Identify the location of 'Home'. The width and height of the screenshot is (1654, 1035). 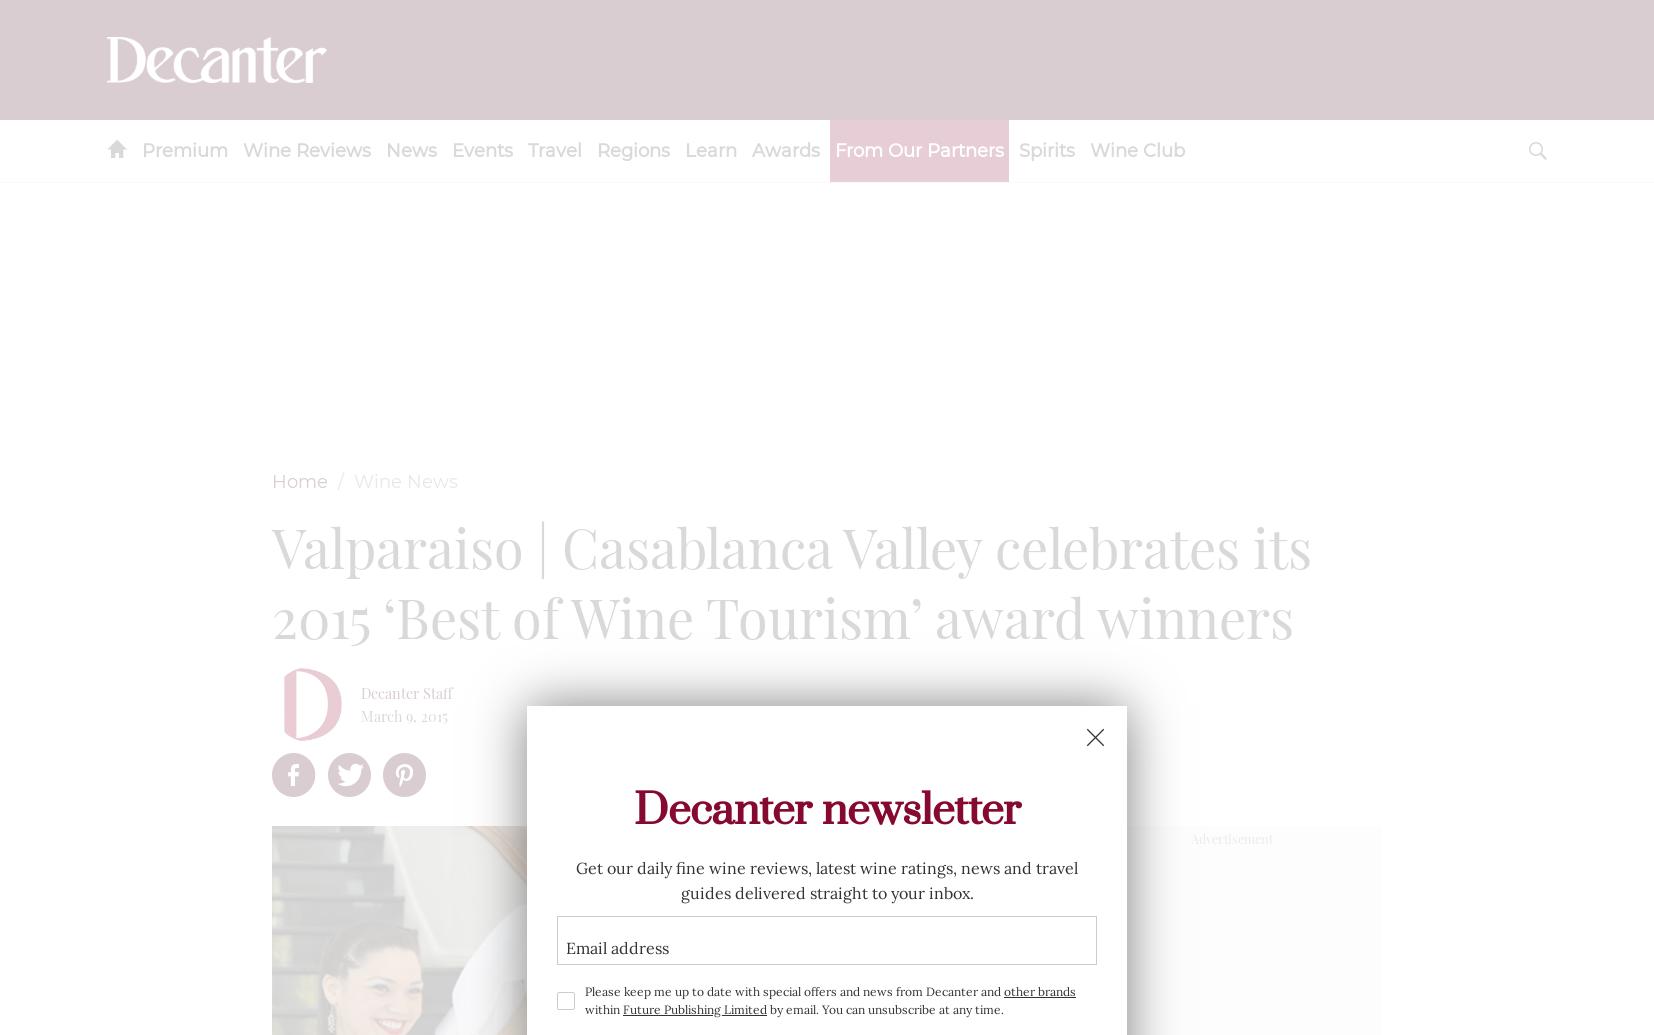
(299, 481).